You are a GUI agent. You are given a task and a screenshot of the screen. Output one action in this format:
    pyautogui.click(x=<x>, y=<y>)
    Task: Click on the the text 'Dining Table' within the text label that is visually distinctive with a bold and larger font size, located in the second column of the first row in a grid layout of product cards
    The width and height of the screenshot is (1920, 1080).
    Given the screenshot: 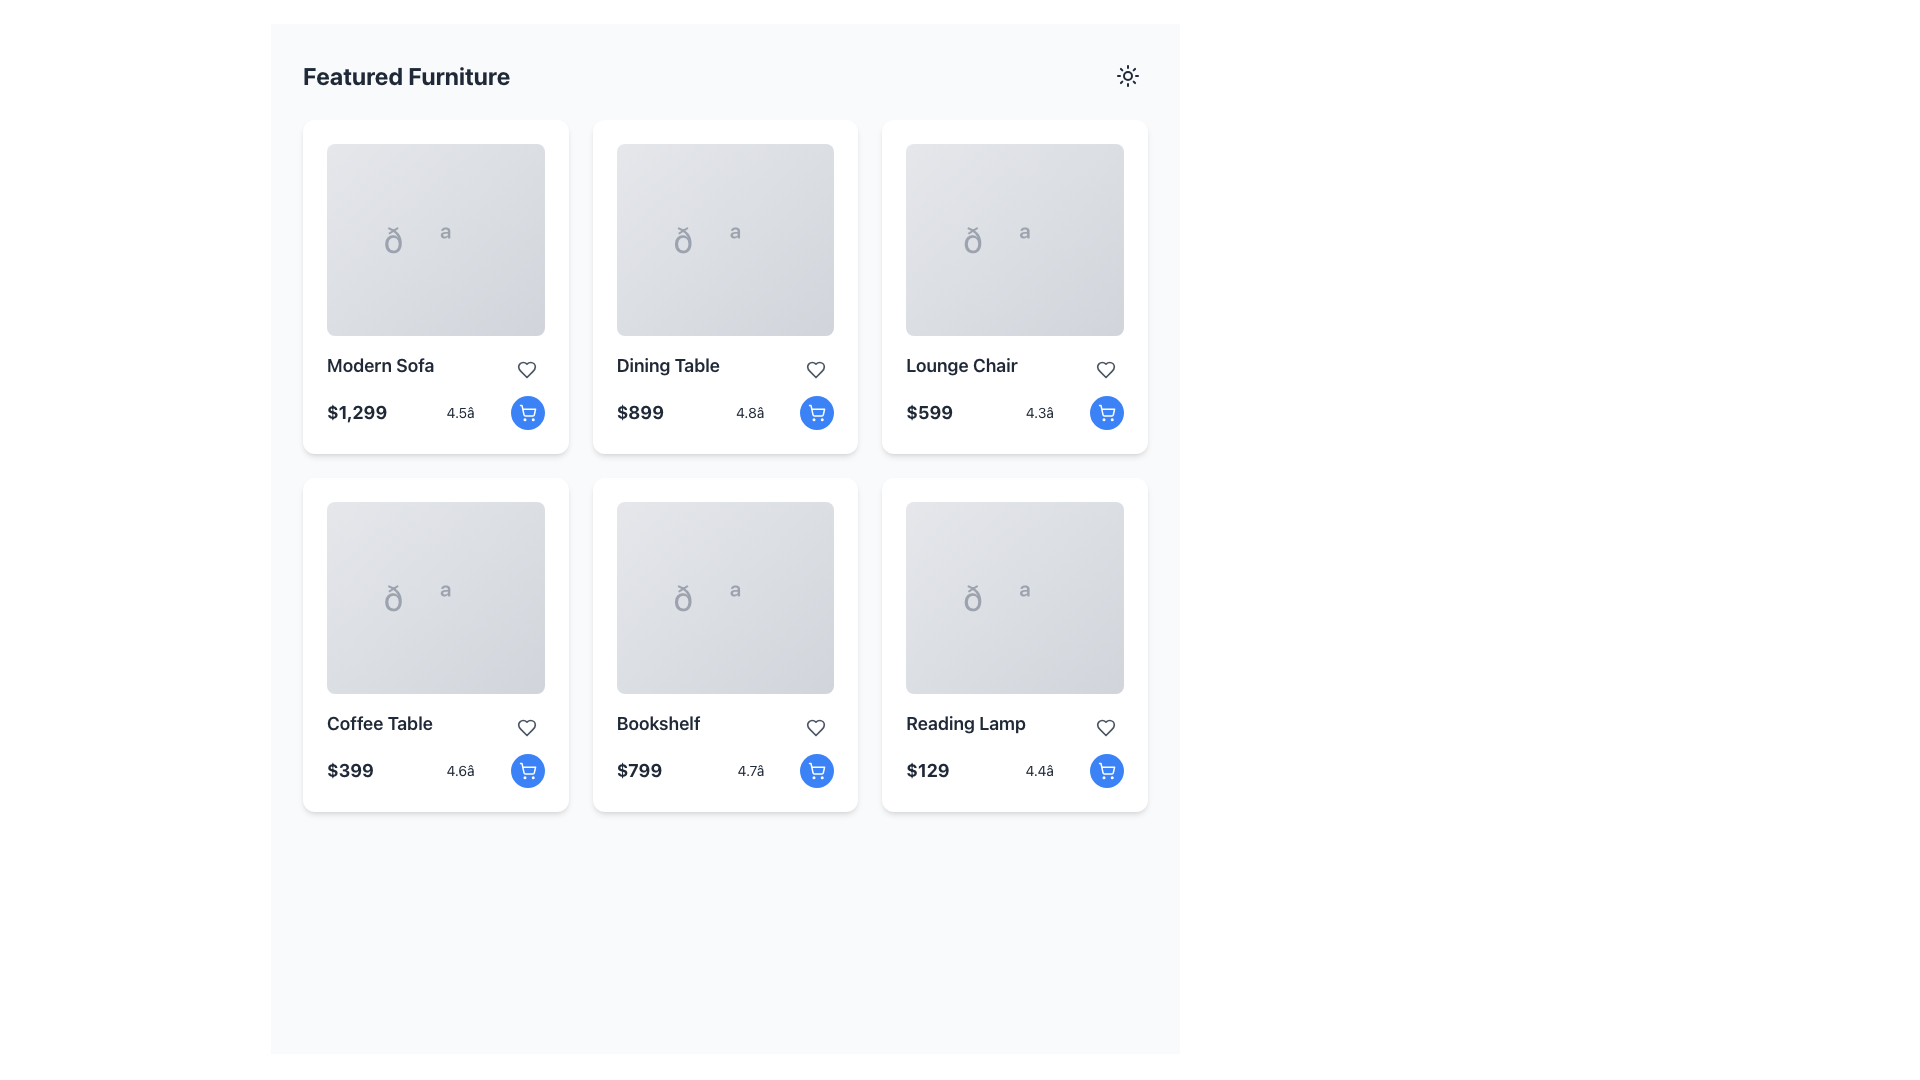 What is the action you would take?
    pyautogui.click(x=724, y=370)
    